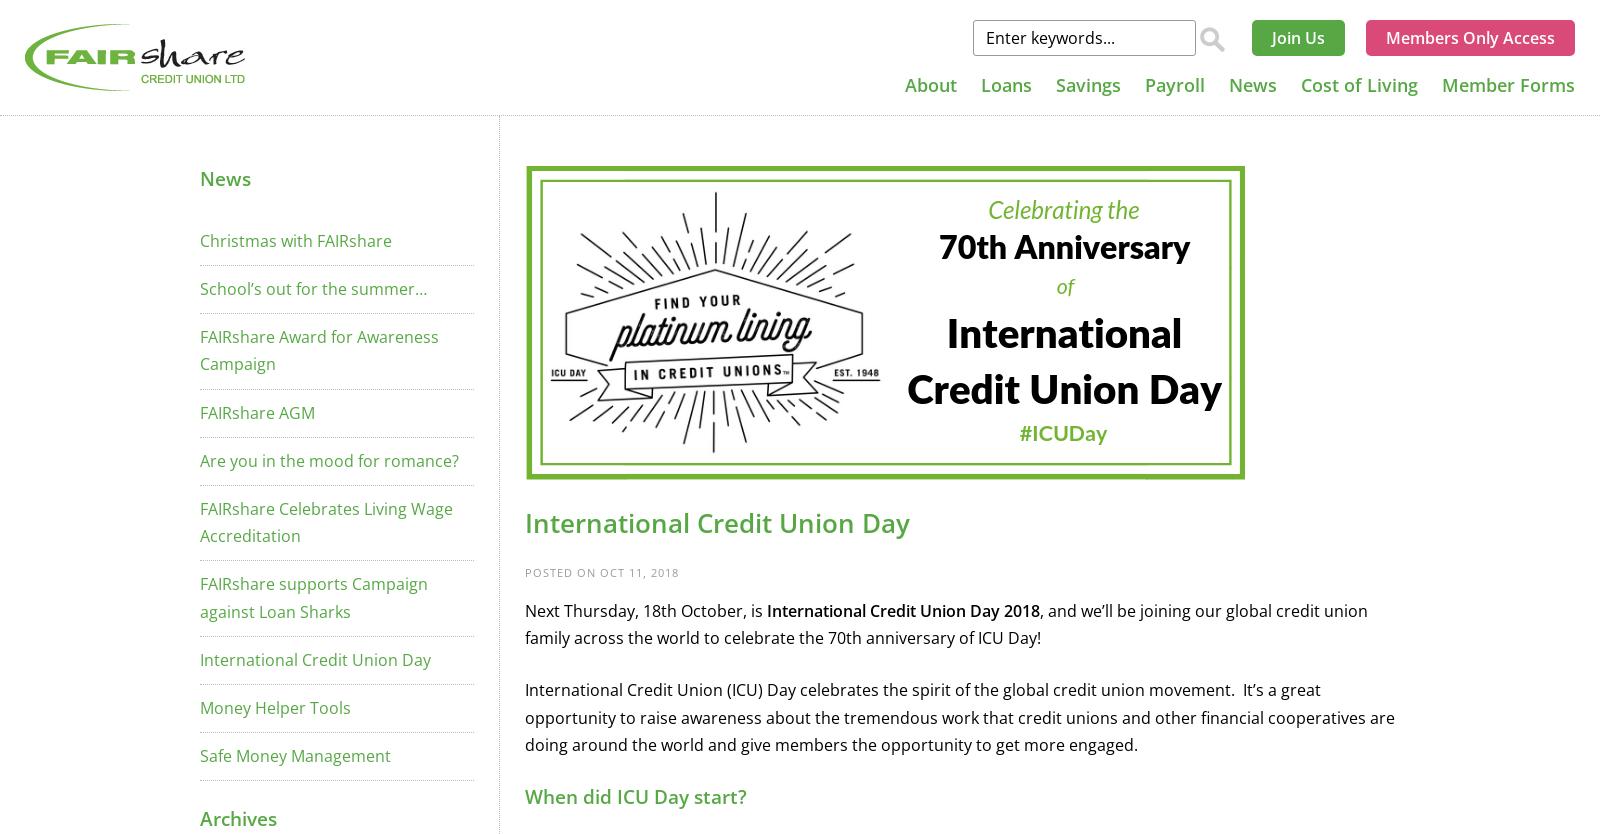  I want to click on 'Are you in the mood for romance?', so click(329, 460).